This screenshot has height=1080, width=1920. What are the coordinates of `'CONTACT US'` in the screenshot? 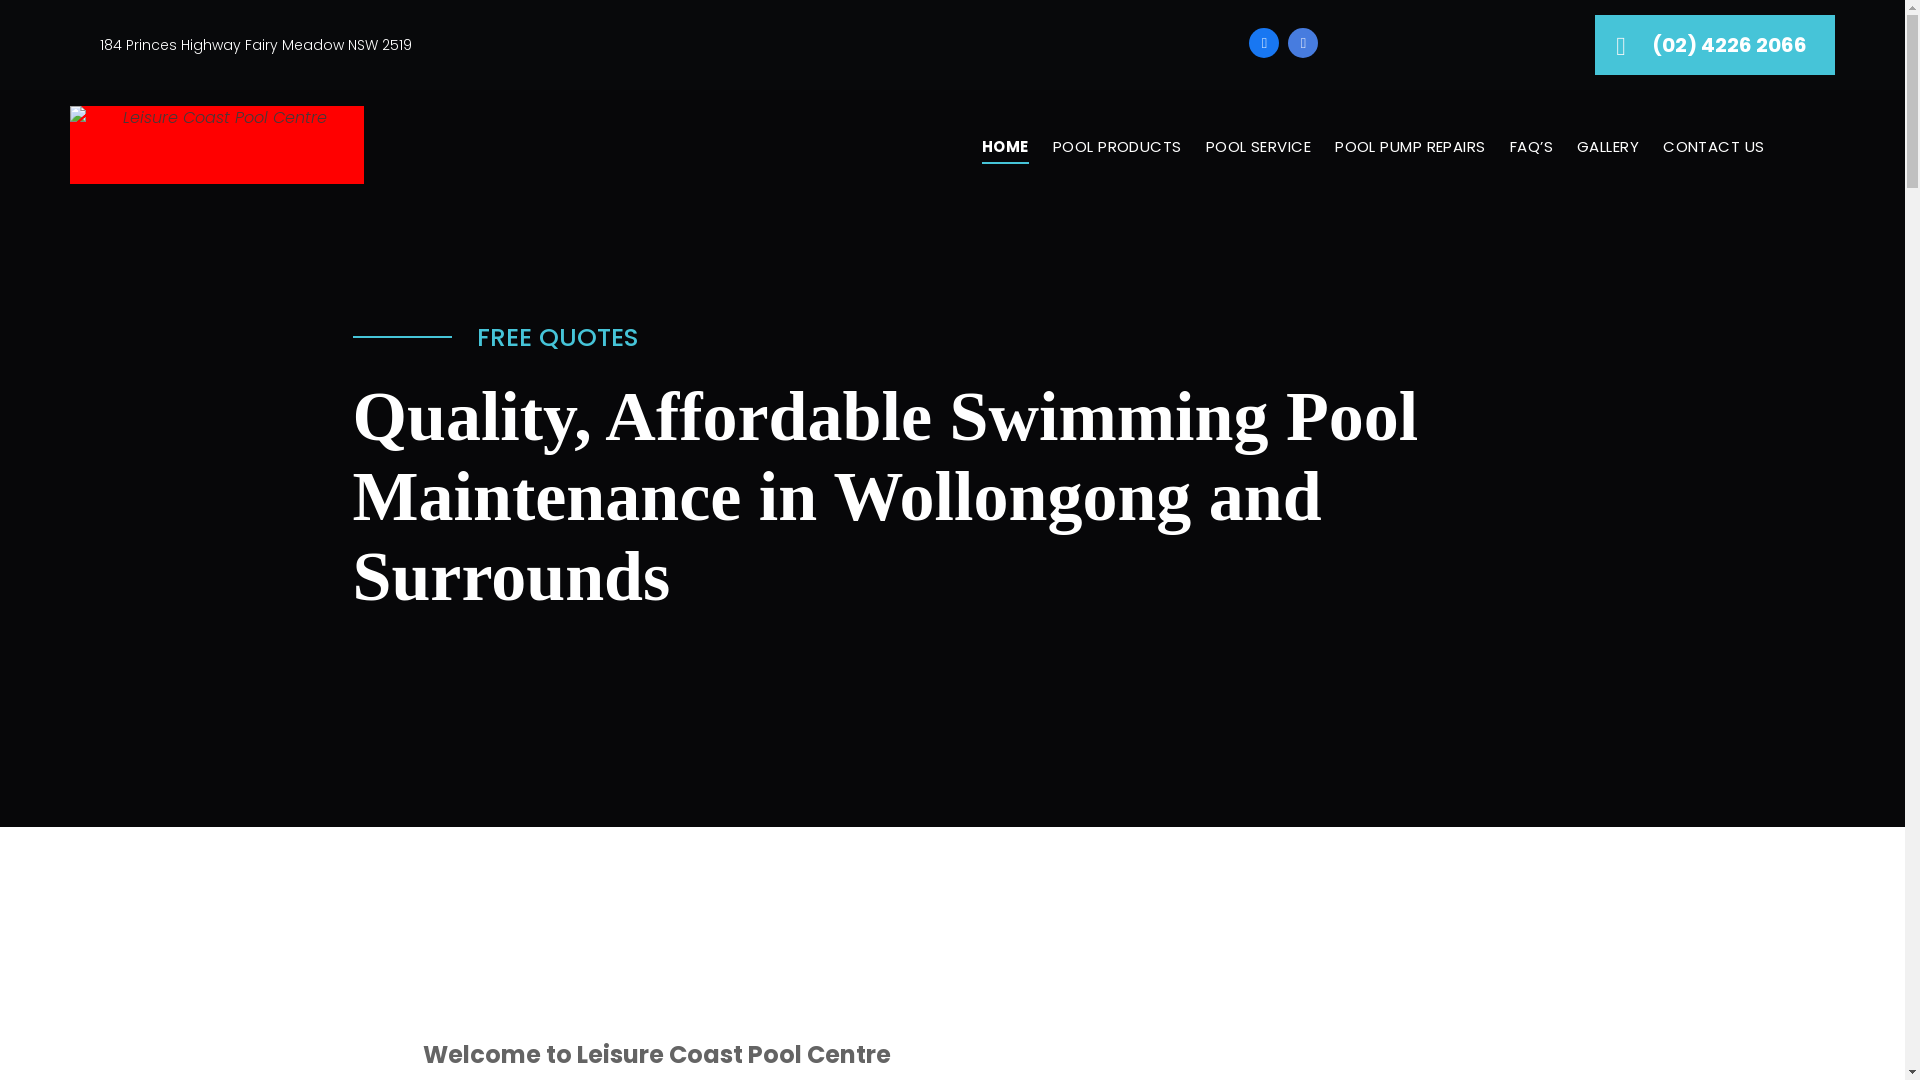 It's located at (1712, 146).